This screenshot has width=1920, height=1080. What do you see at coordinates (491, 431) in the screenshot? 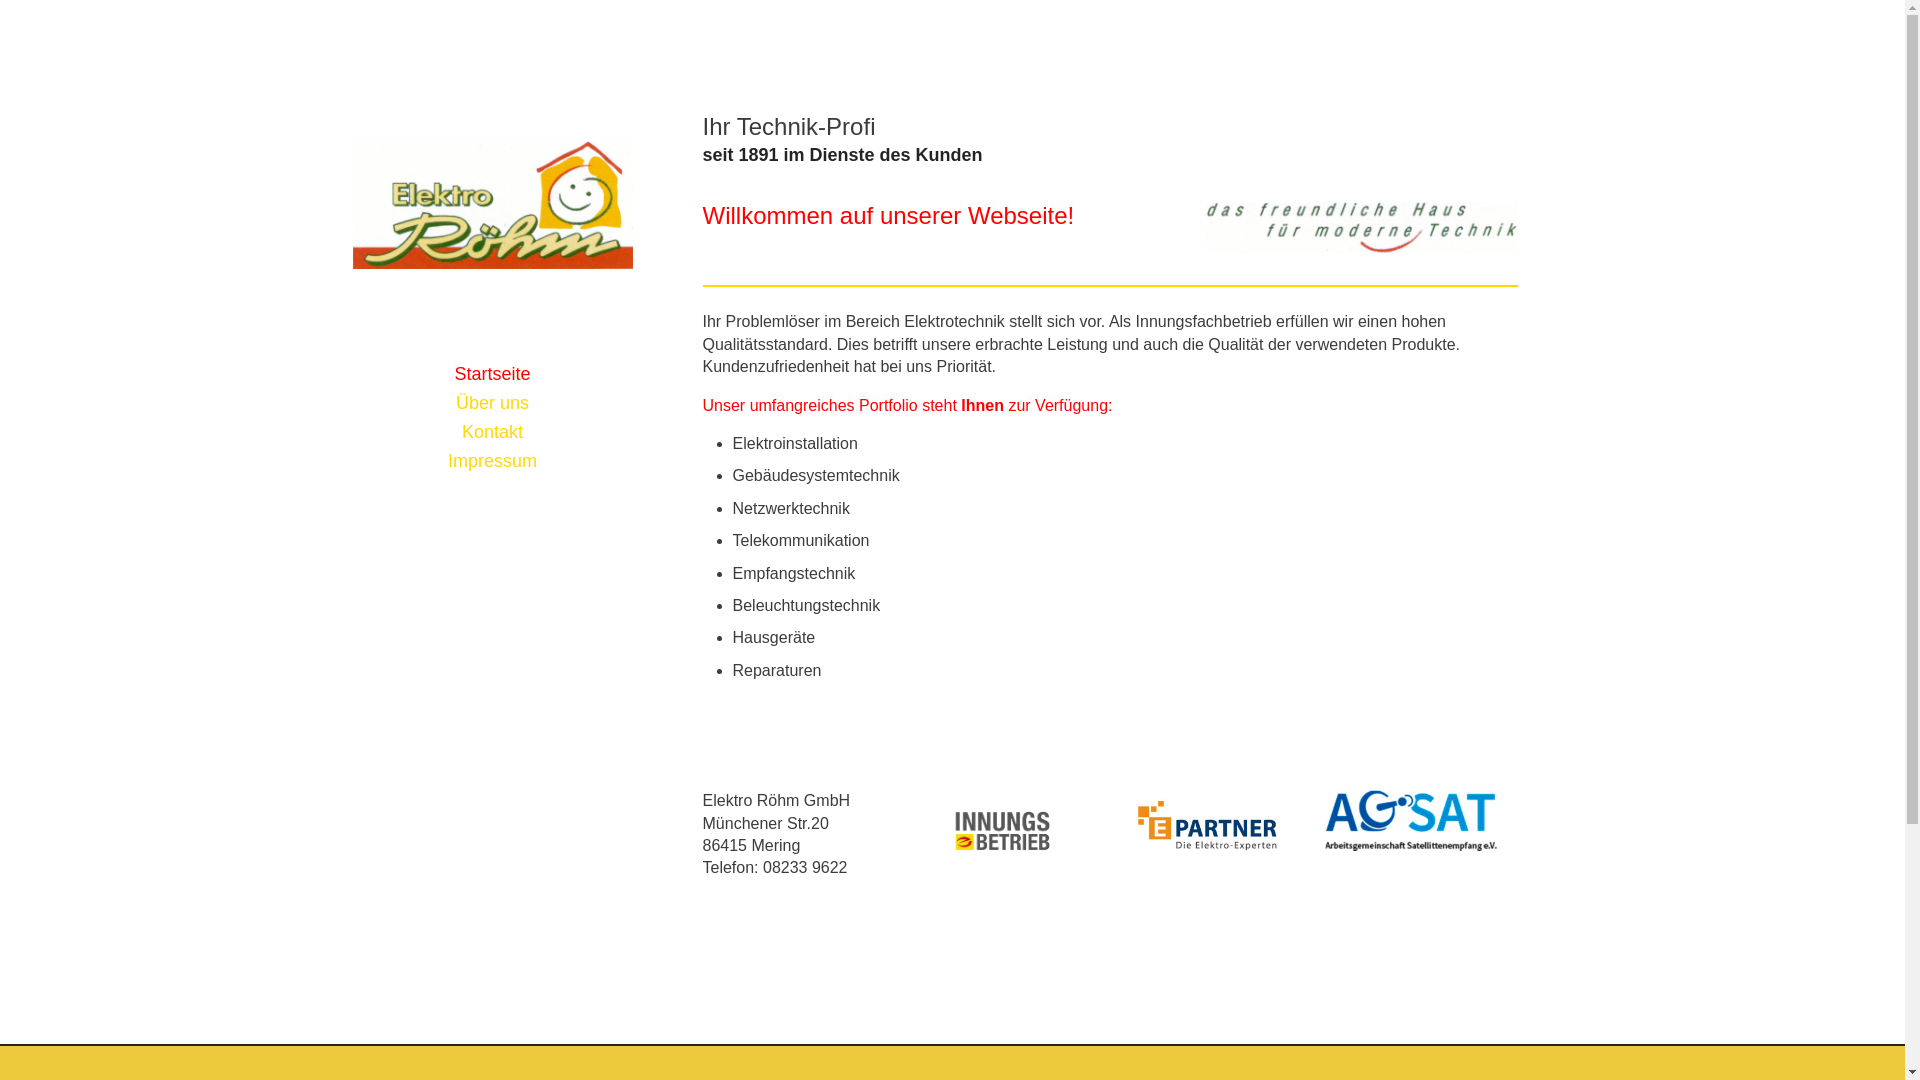
I see `'Kontakt'` at bounding box center [491, 431].